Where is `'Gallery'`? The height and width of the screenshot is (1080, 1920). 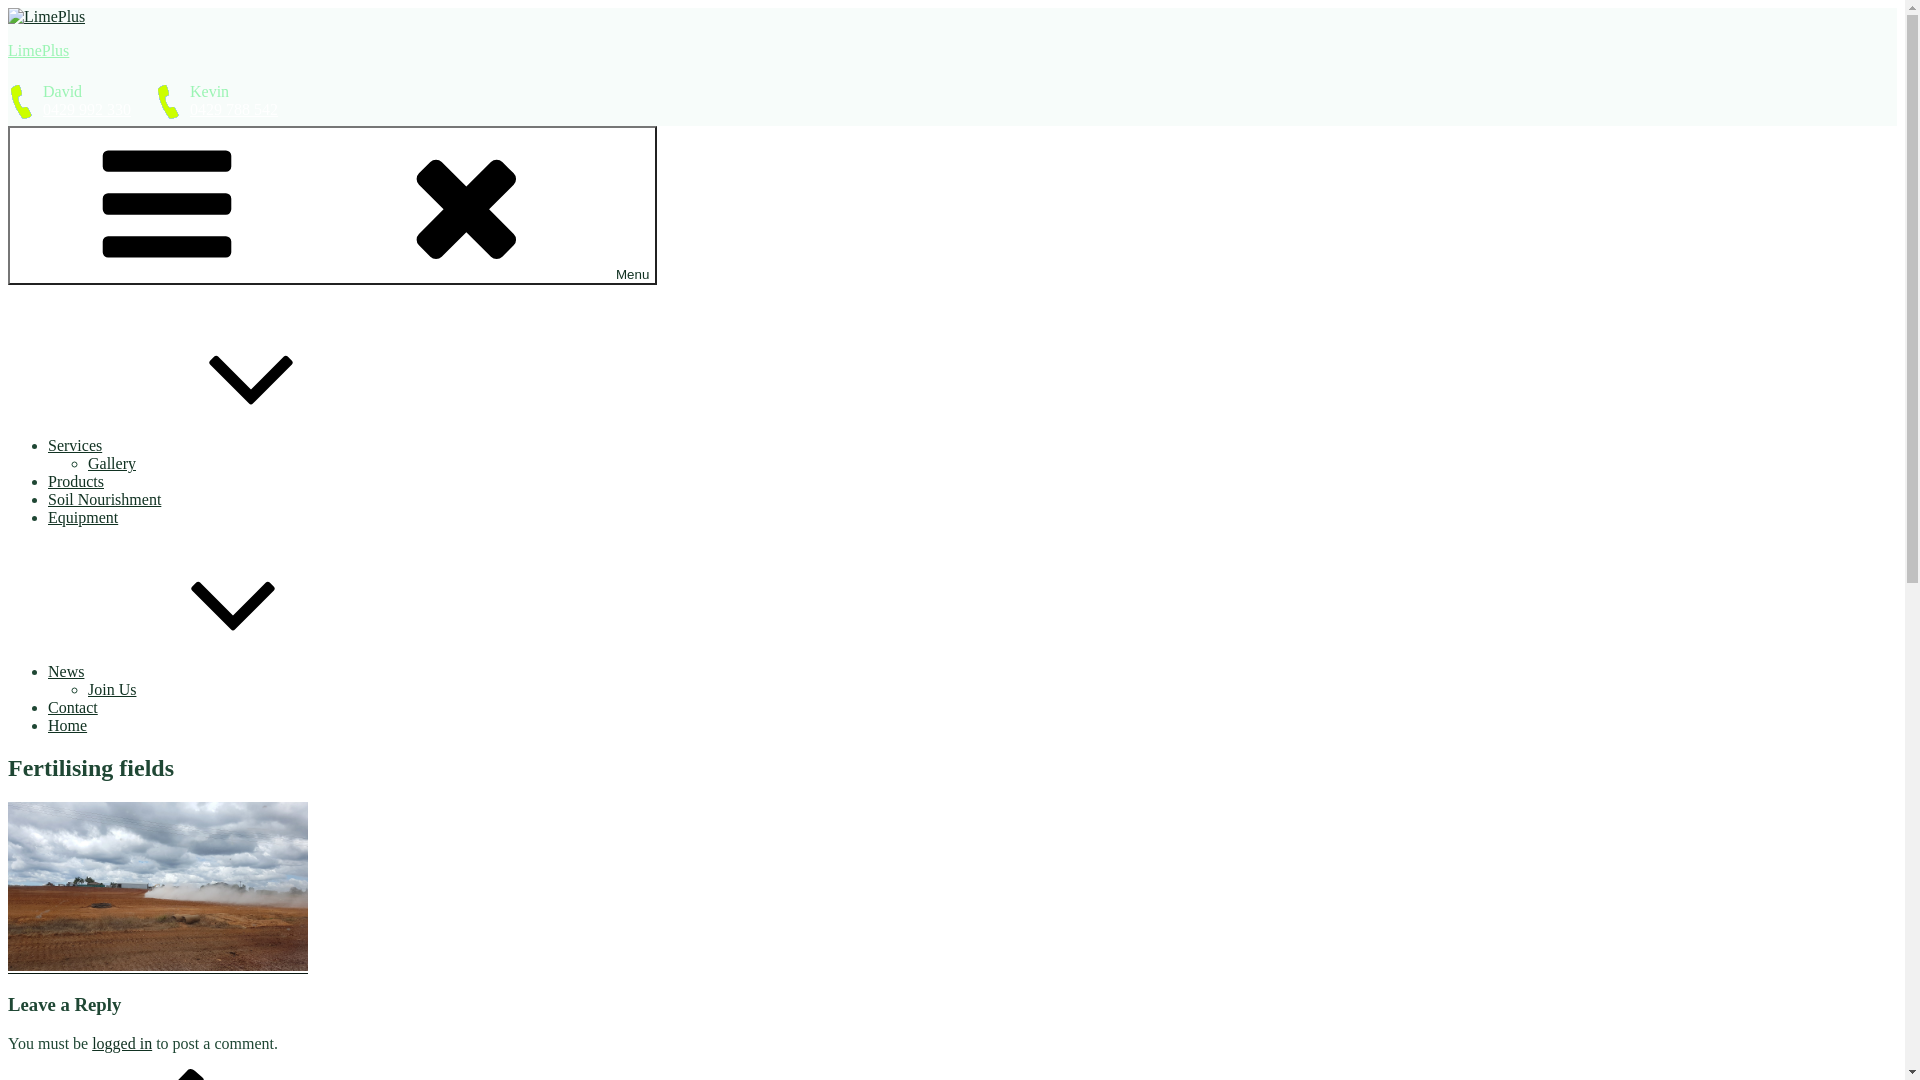 'Gallery' is located at coordinates (110, 463).